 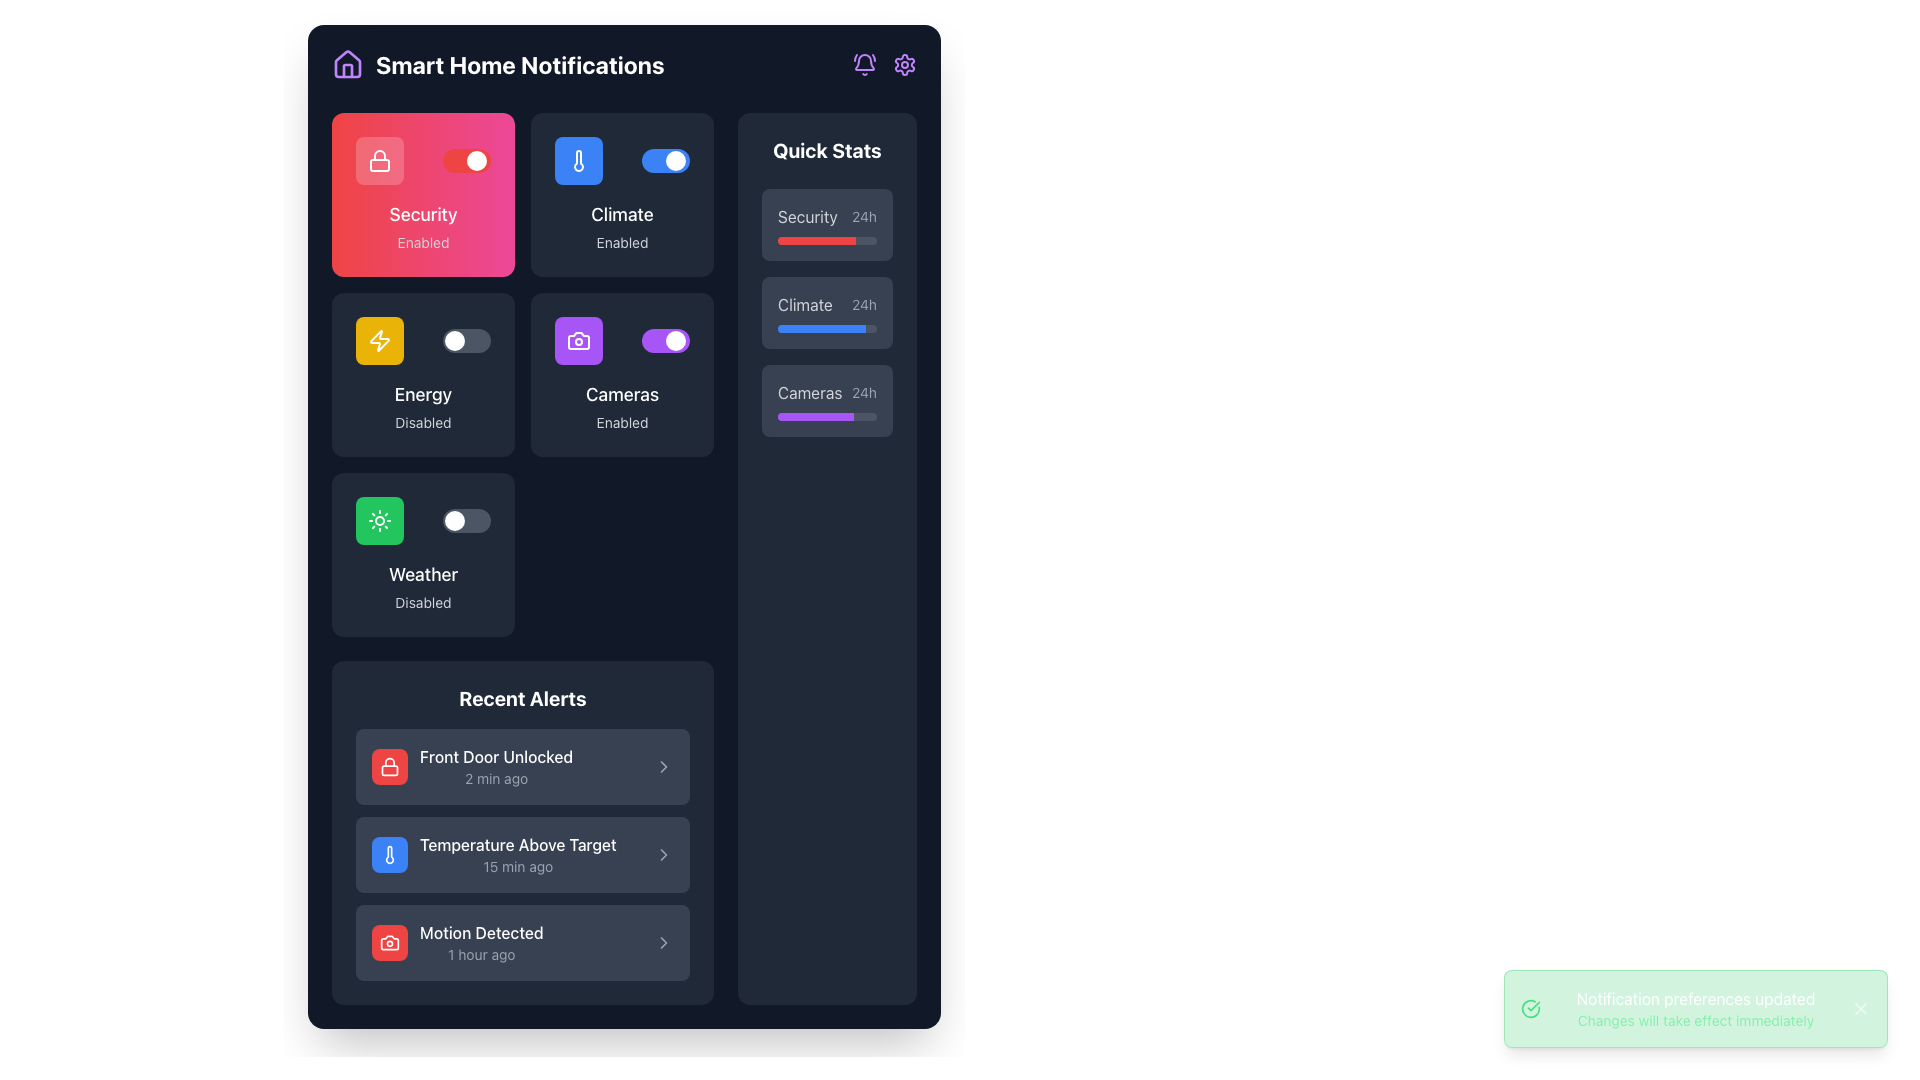 What do you see at coordinates (864, 393) in the screenshot?
I see `the Text label indicating the time range for the last 24 hours, located in the bottom-right section of the Quick Stats panel, adjacent to the text 'Cameras'` at bounding box center [864, 393].